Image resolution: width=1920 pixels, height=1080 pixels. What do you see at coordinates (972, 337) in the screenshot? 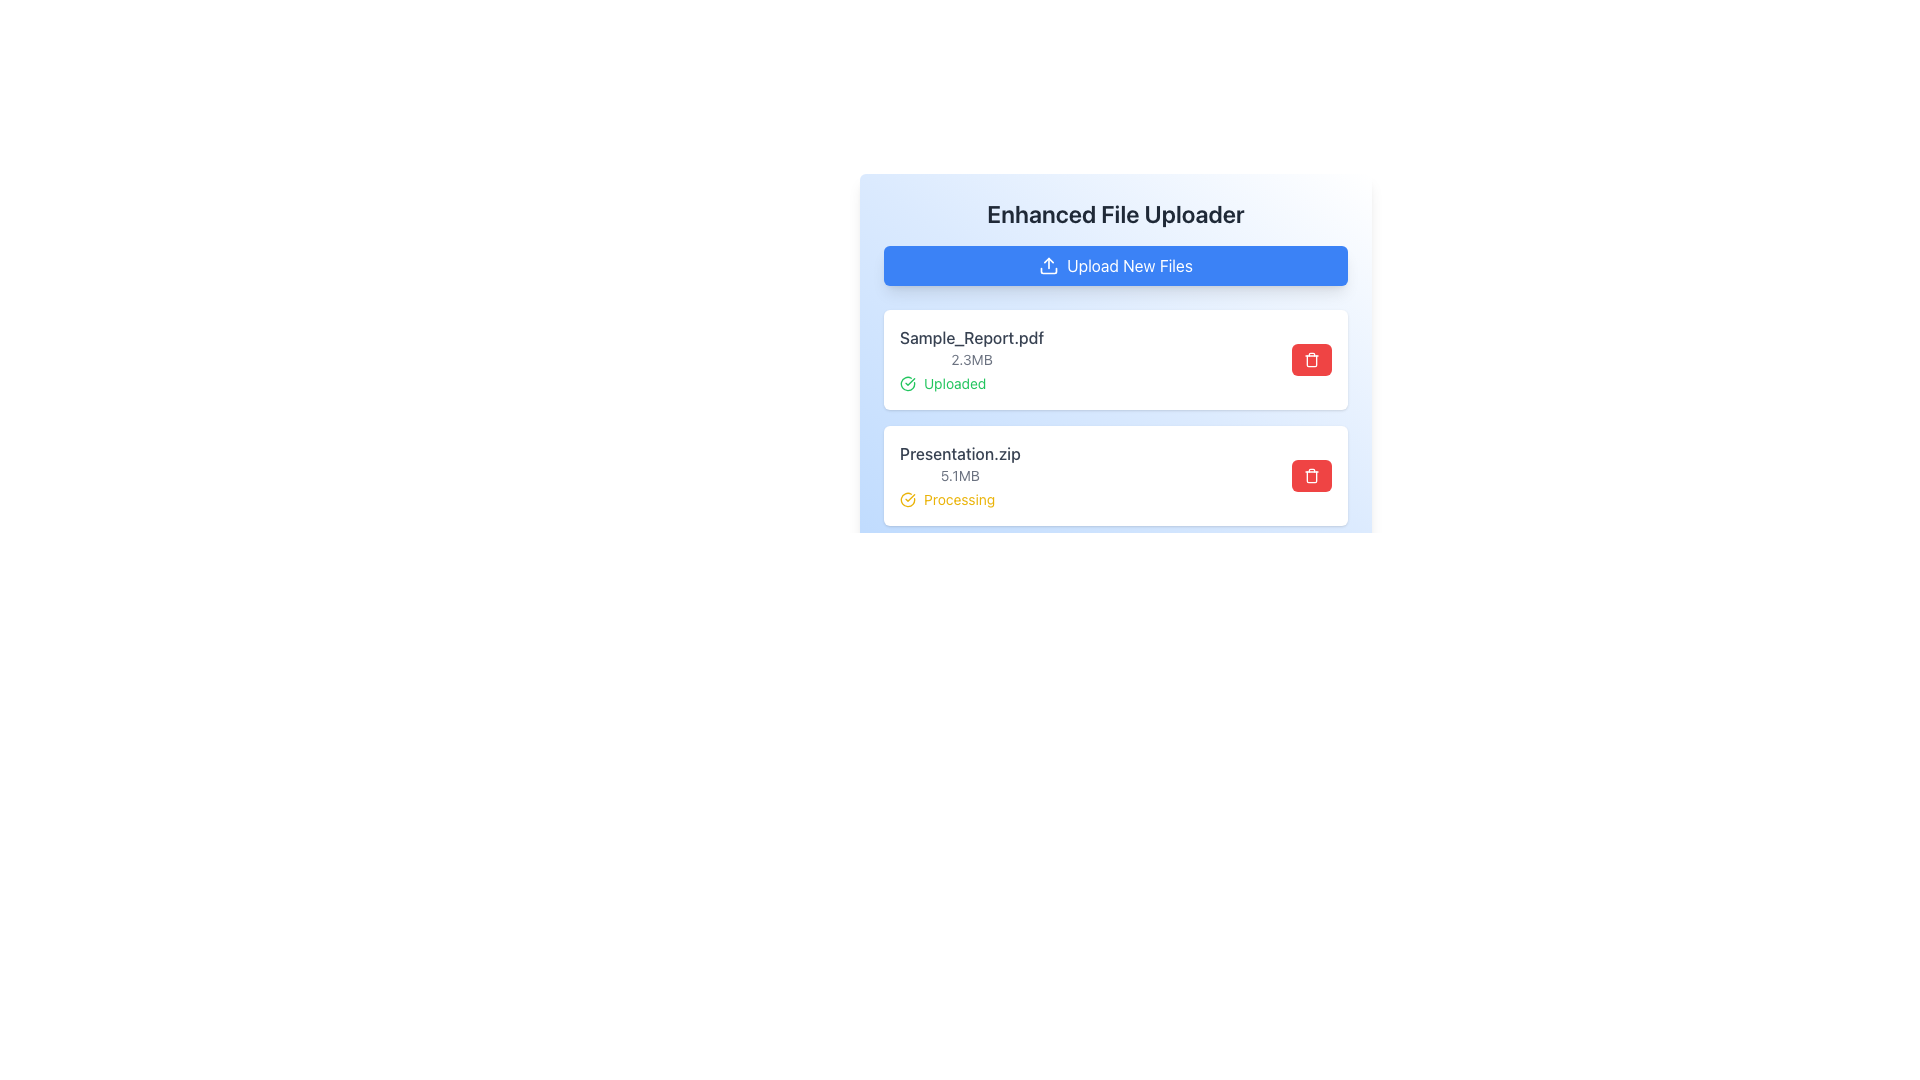
I see `the text labeled 'Sample_Report.pdf' in the file upload interface` at bounding box center [972, 337].